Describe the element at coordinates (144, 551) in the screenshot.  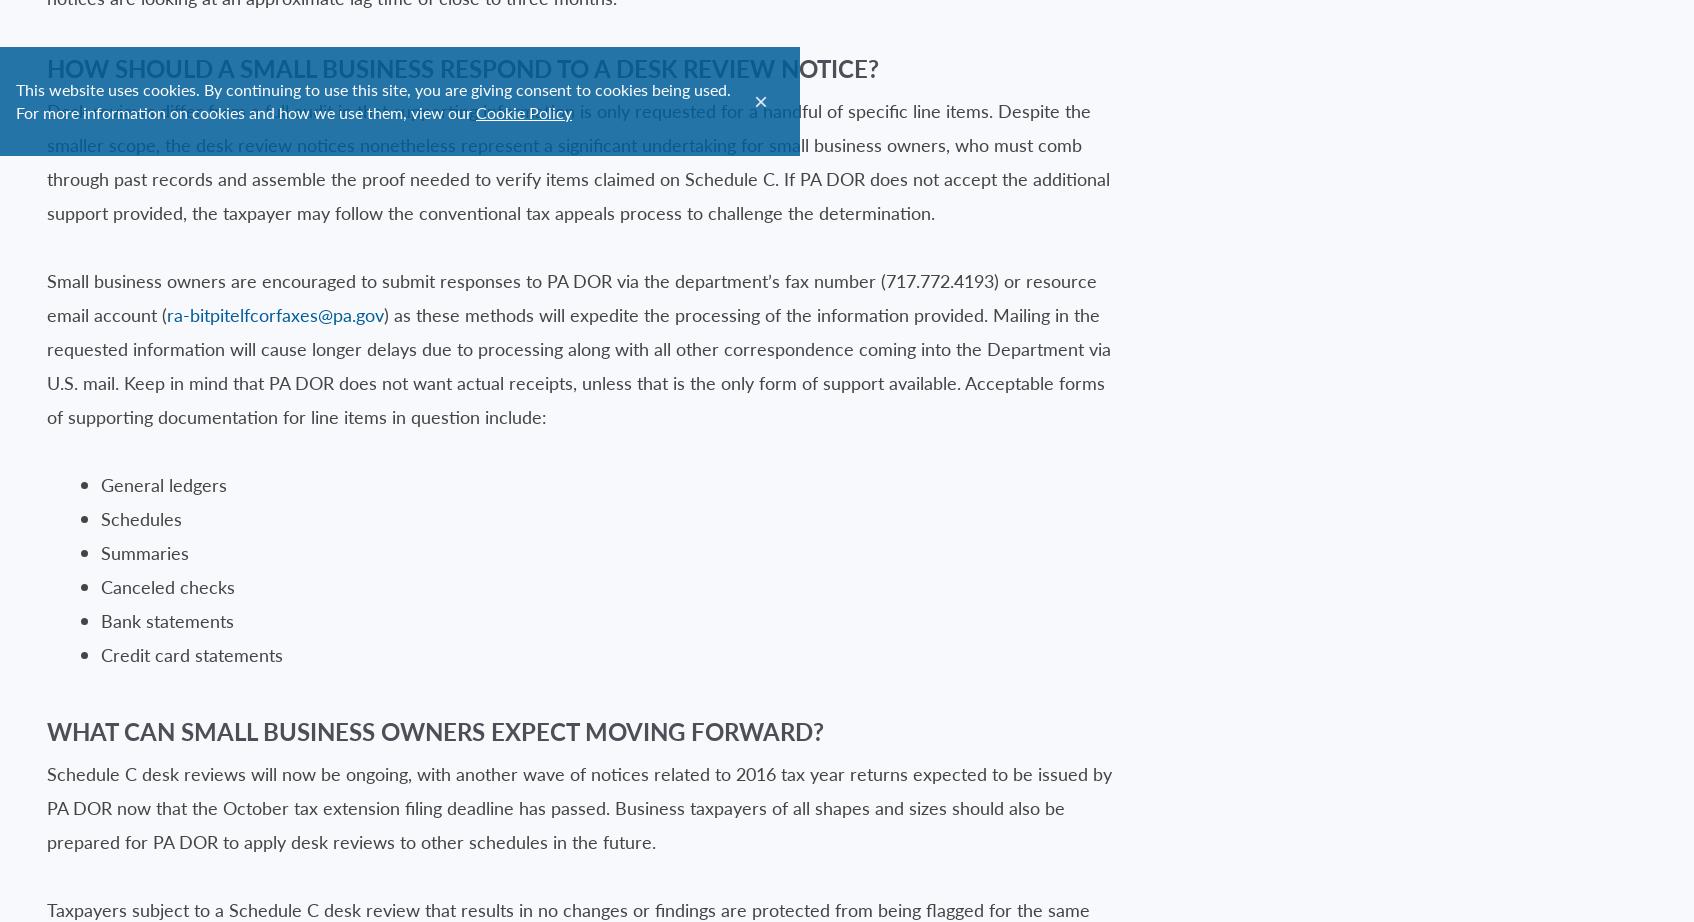
I see `'Summaries'` at that location.